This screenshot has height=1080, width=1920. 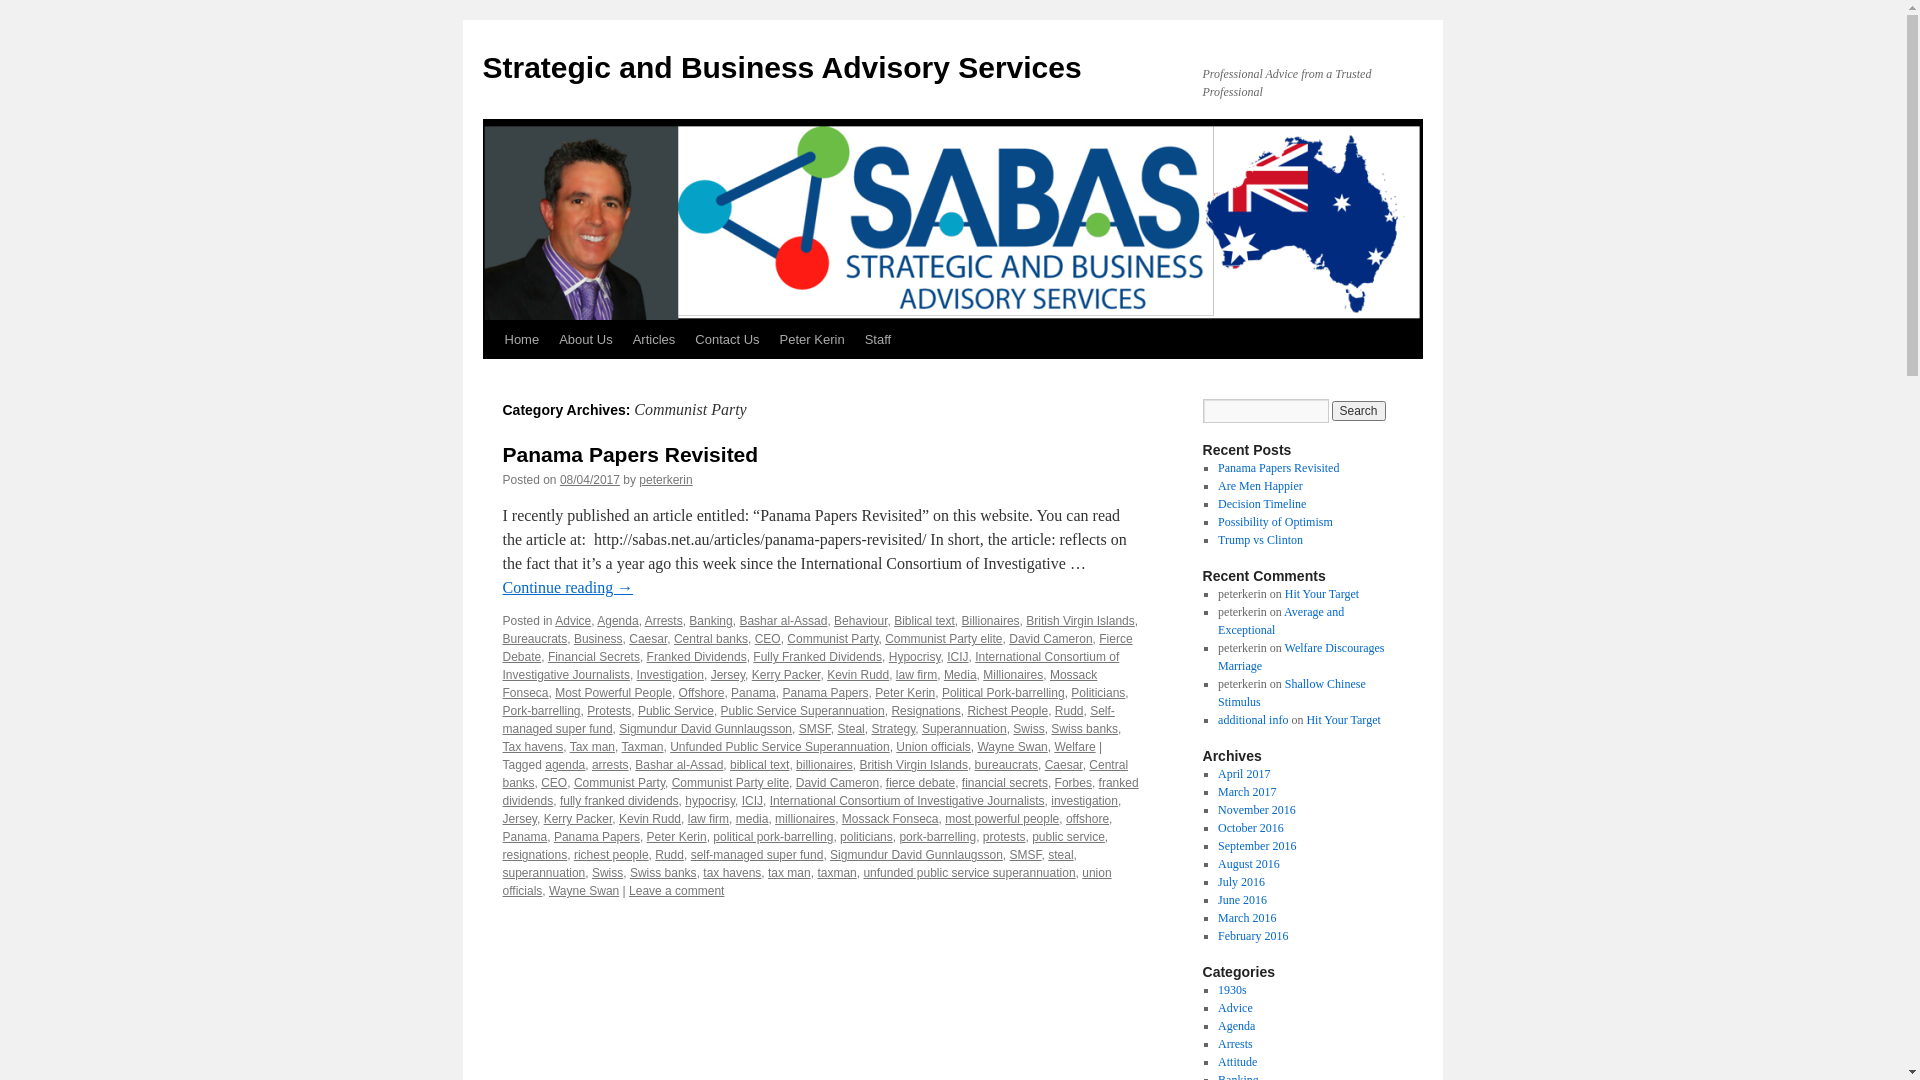 What do you see at coordinates (710, 620) in the screenshot?
I see `'Banking'` at bounding box center [710, 620].